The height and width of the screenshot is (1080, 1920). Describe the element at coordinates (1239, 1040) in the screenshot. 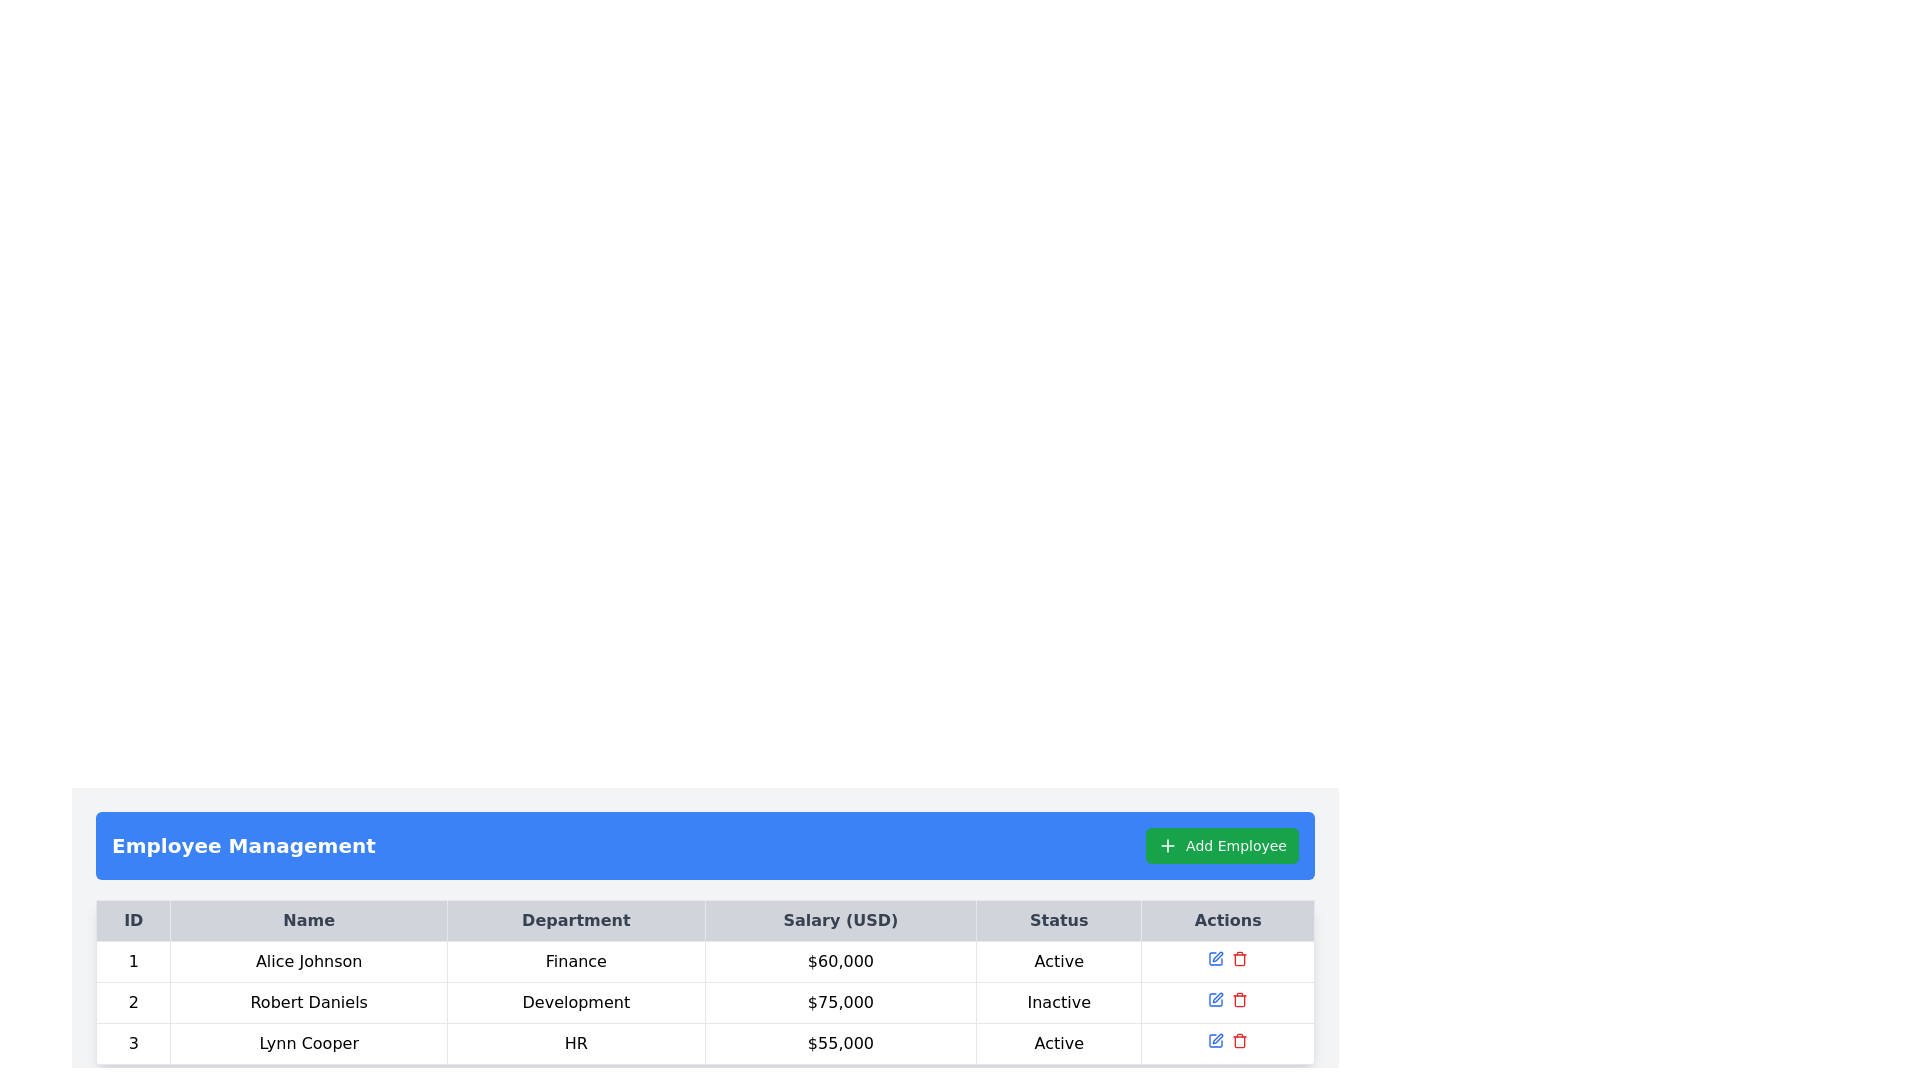

I see `the red trash bin icon in the 'Actions' column of the last row of the table` at that location.